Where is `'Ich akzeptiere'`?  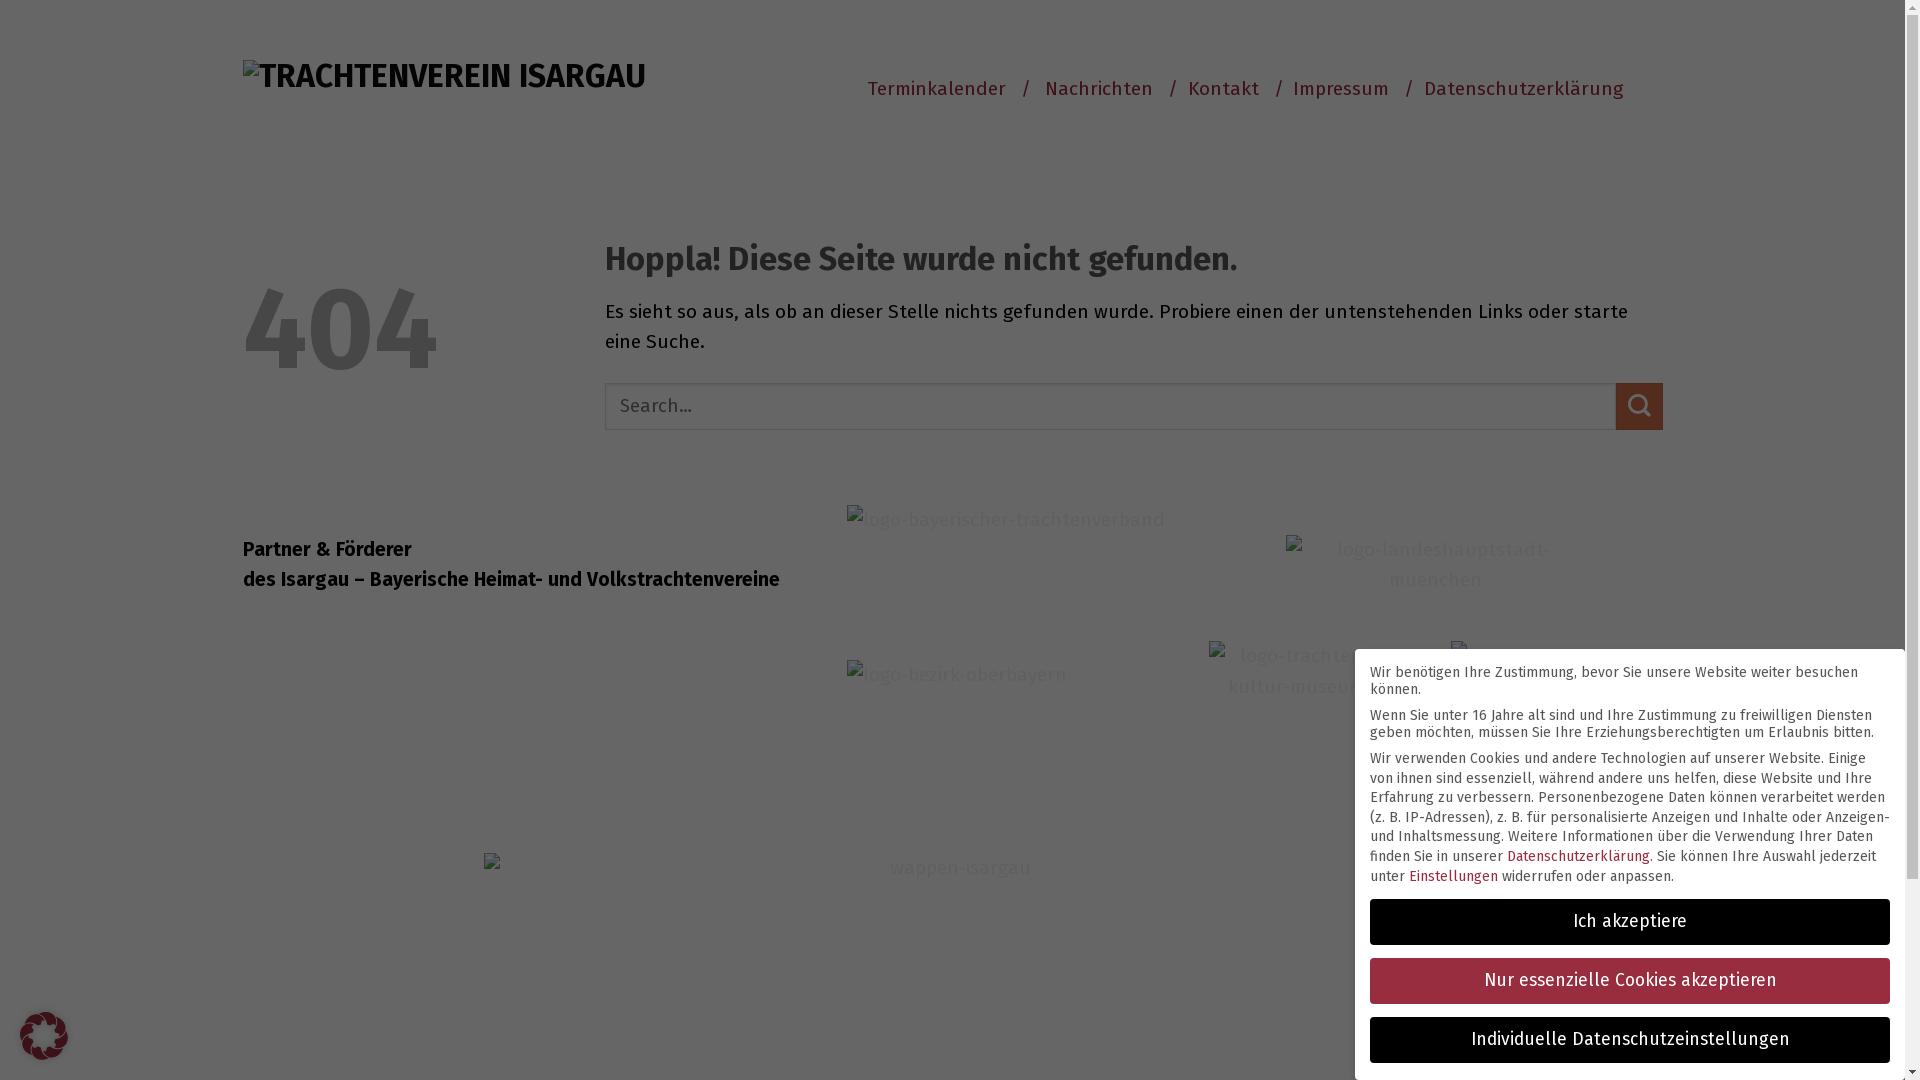 'Ich akzeptiere' is located at coordinates (1630, 921).